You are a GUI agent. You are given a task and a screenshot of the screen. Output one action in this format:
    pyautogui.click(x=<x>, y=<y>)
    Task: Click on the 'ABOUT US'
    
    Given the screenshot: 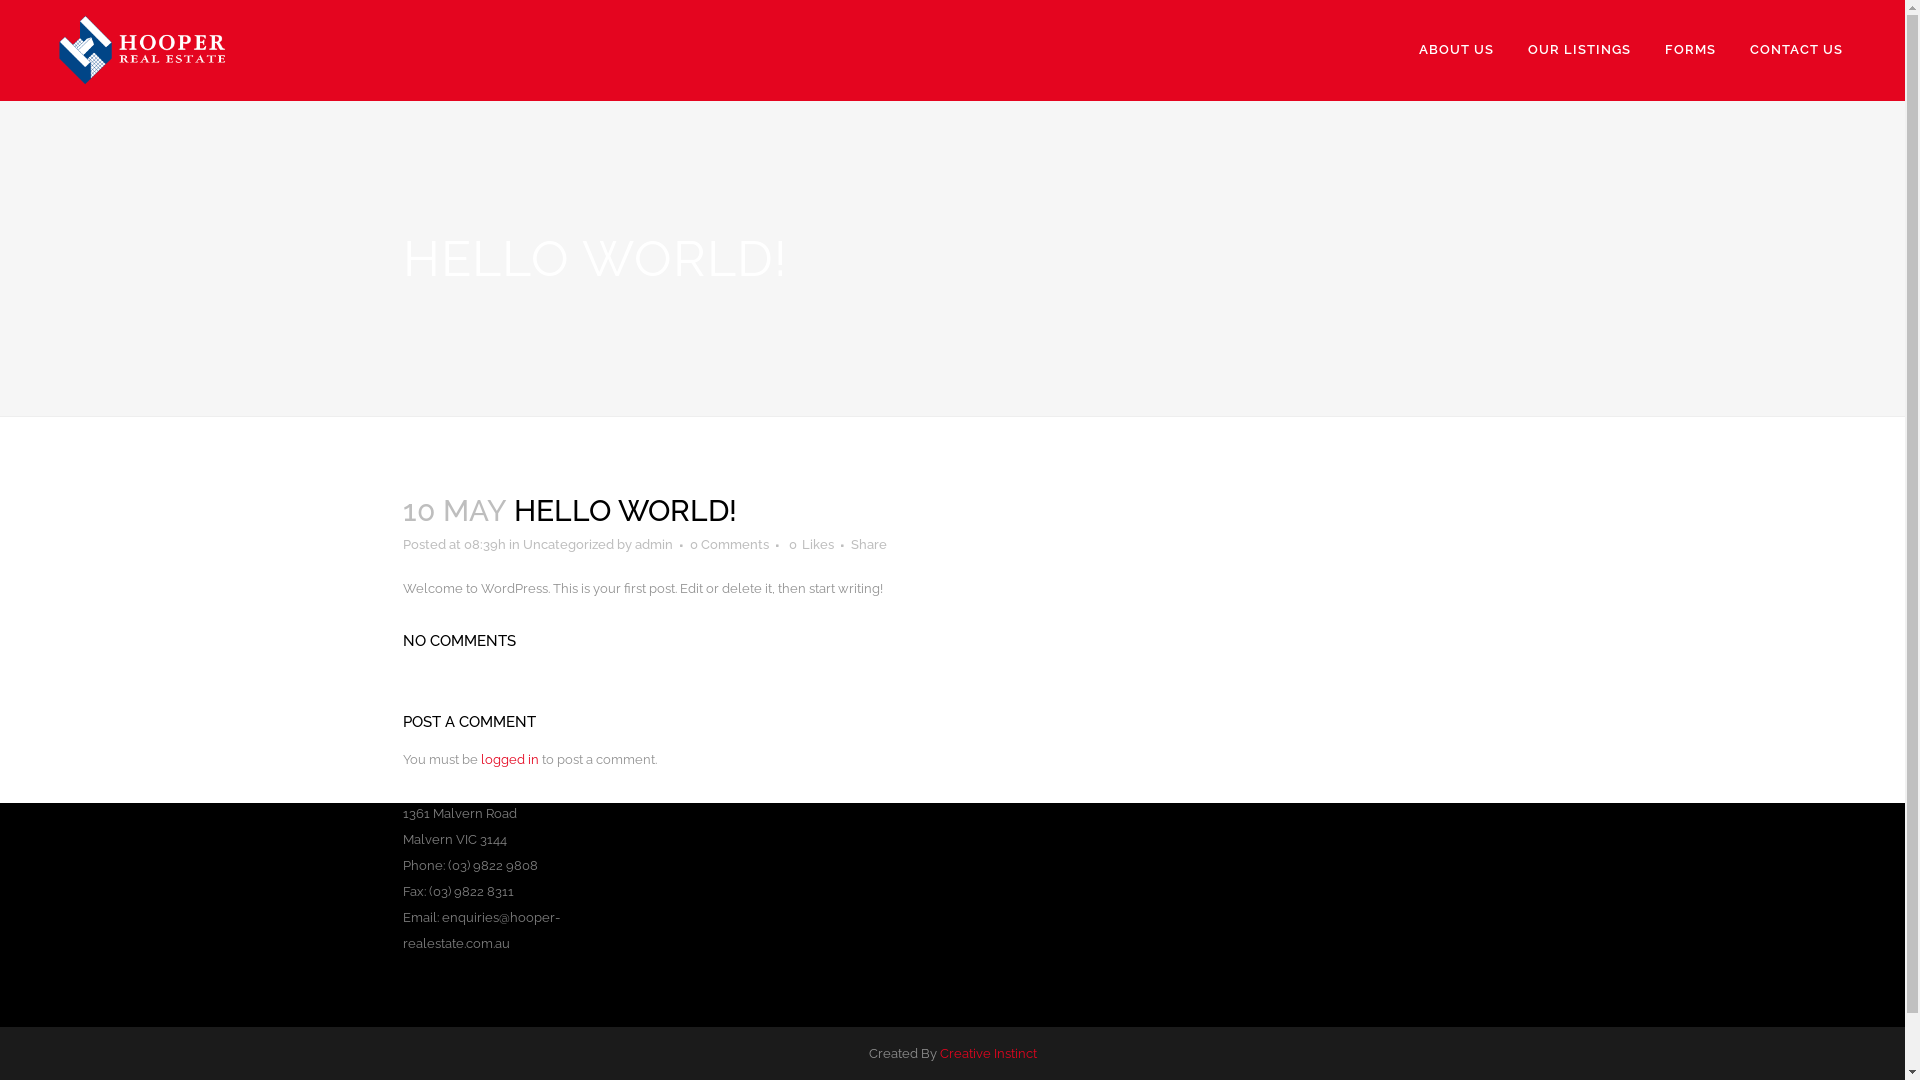 What is the action you would take?
    pyautogui.click(x=1456, y=49)
    